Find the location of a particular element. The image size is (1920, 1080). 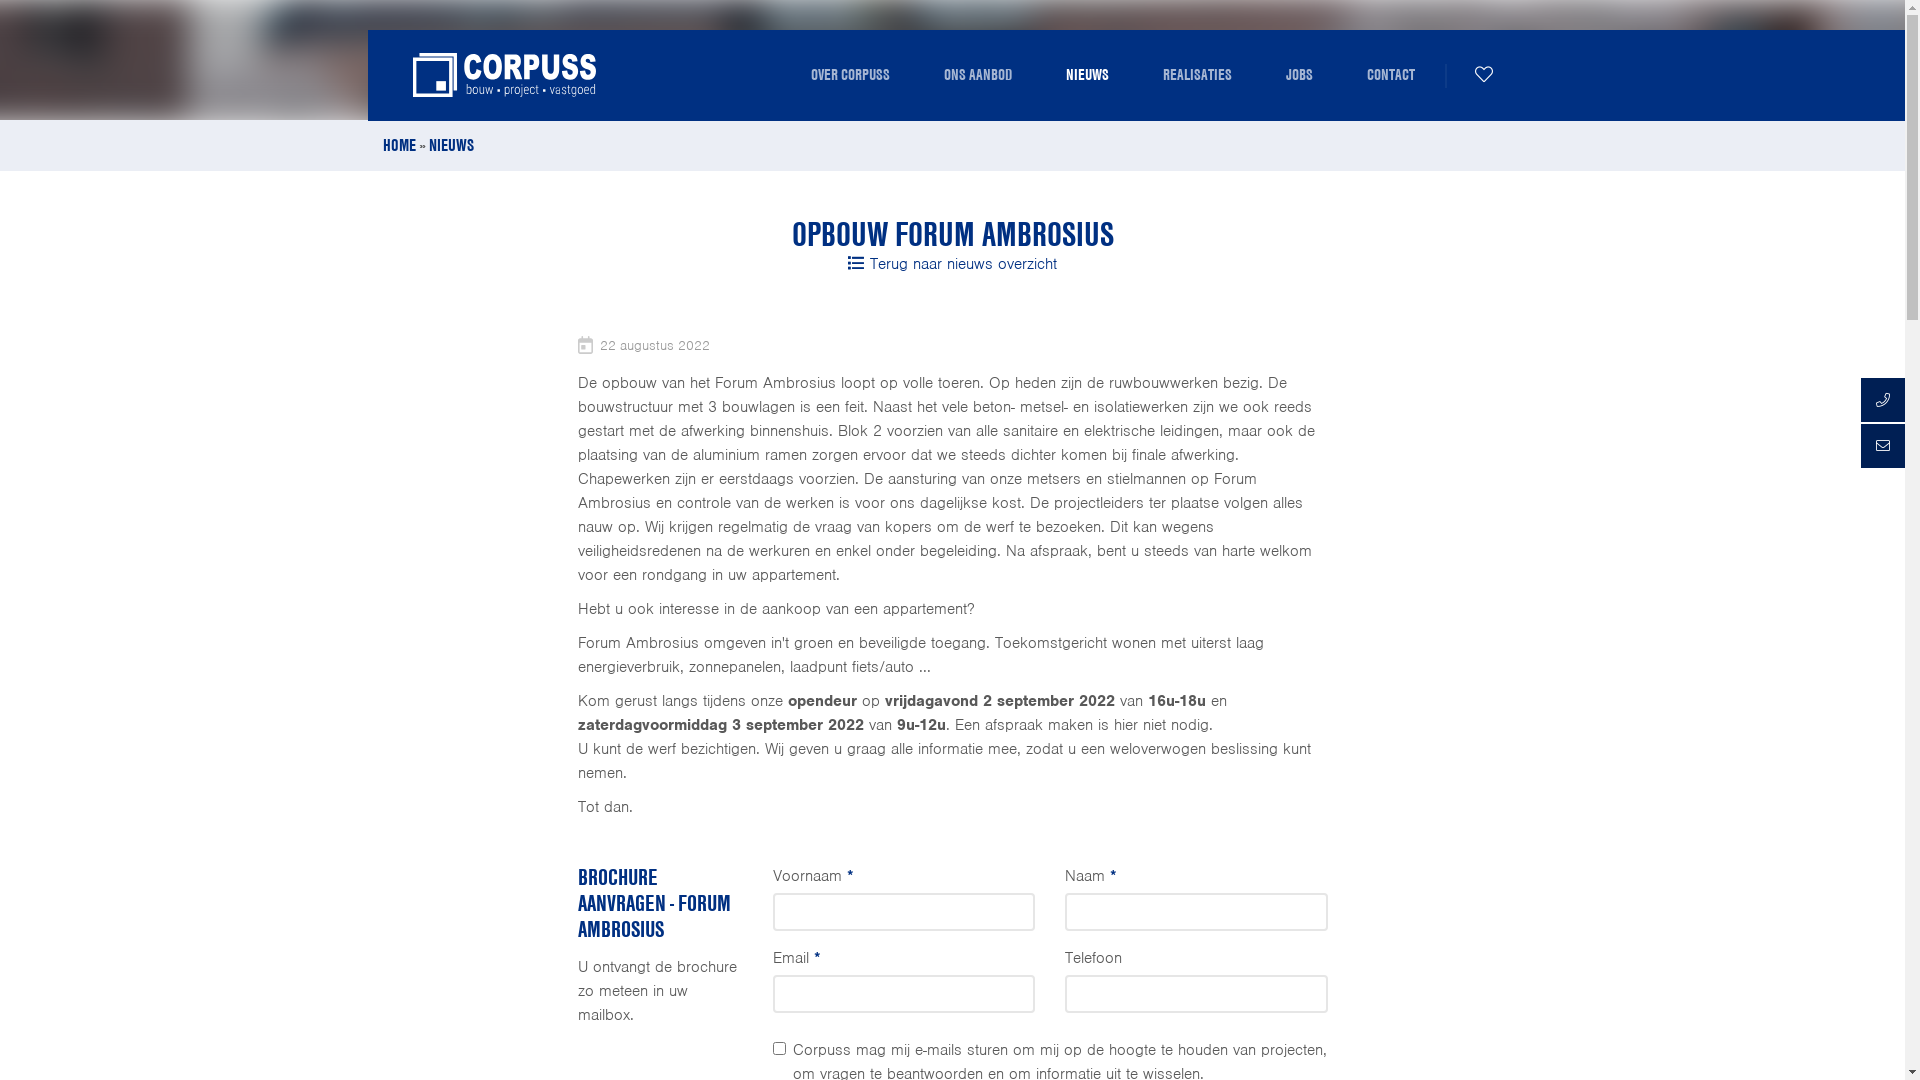

'Terug naar nieuws overzicht' is located at coordinates (951, 262).